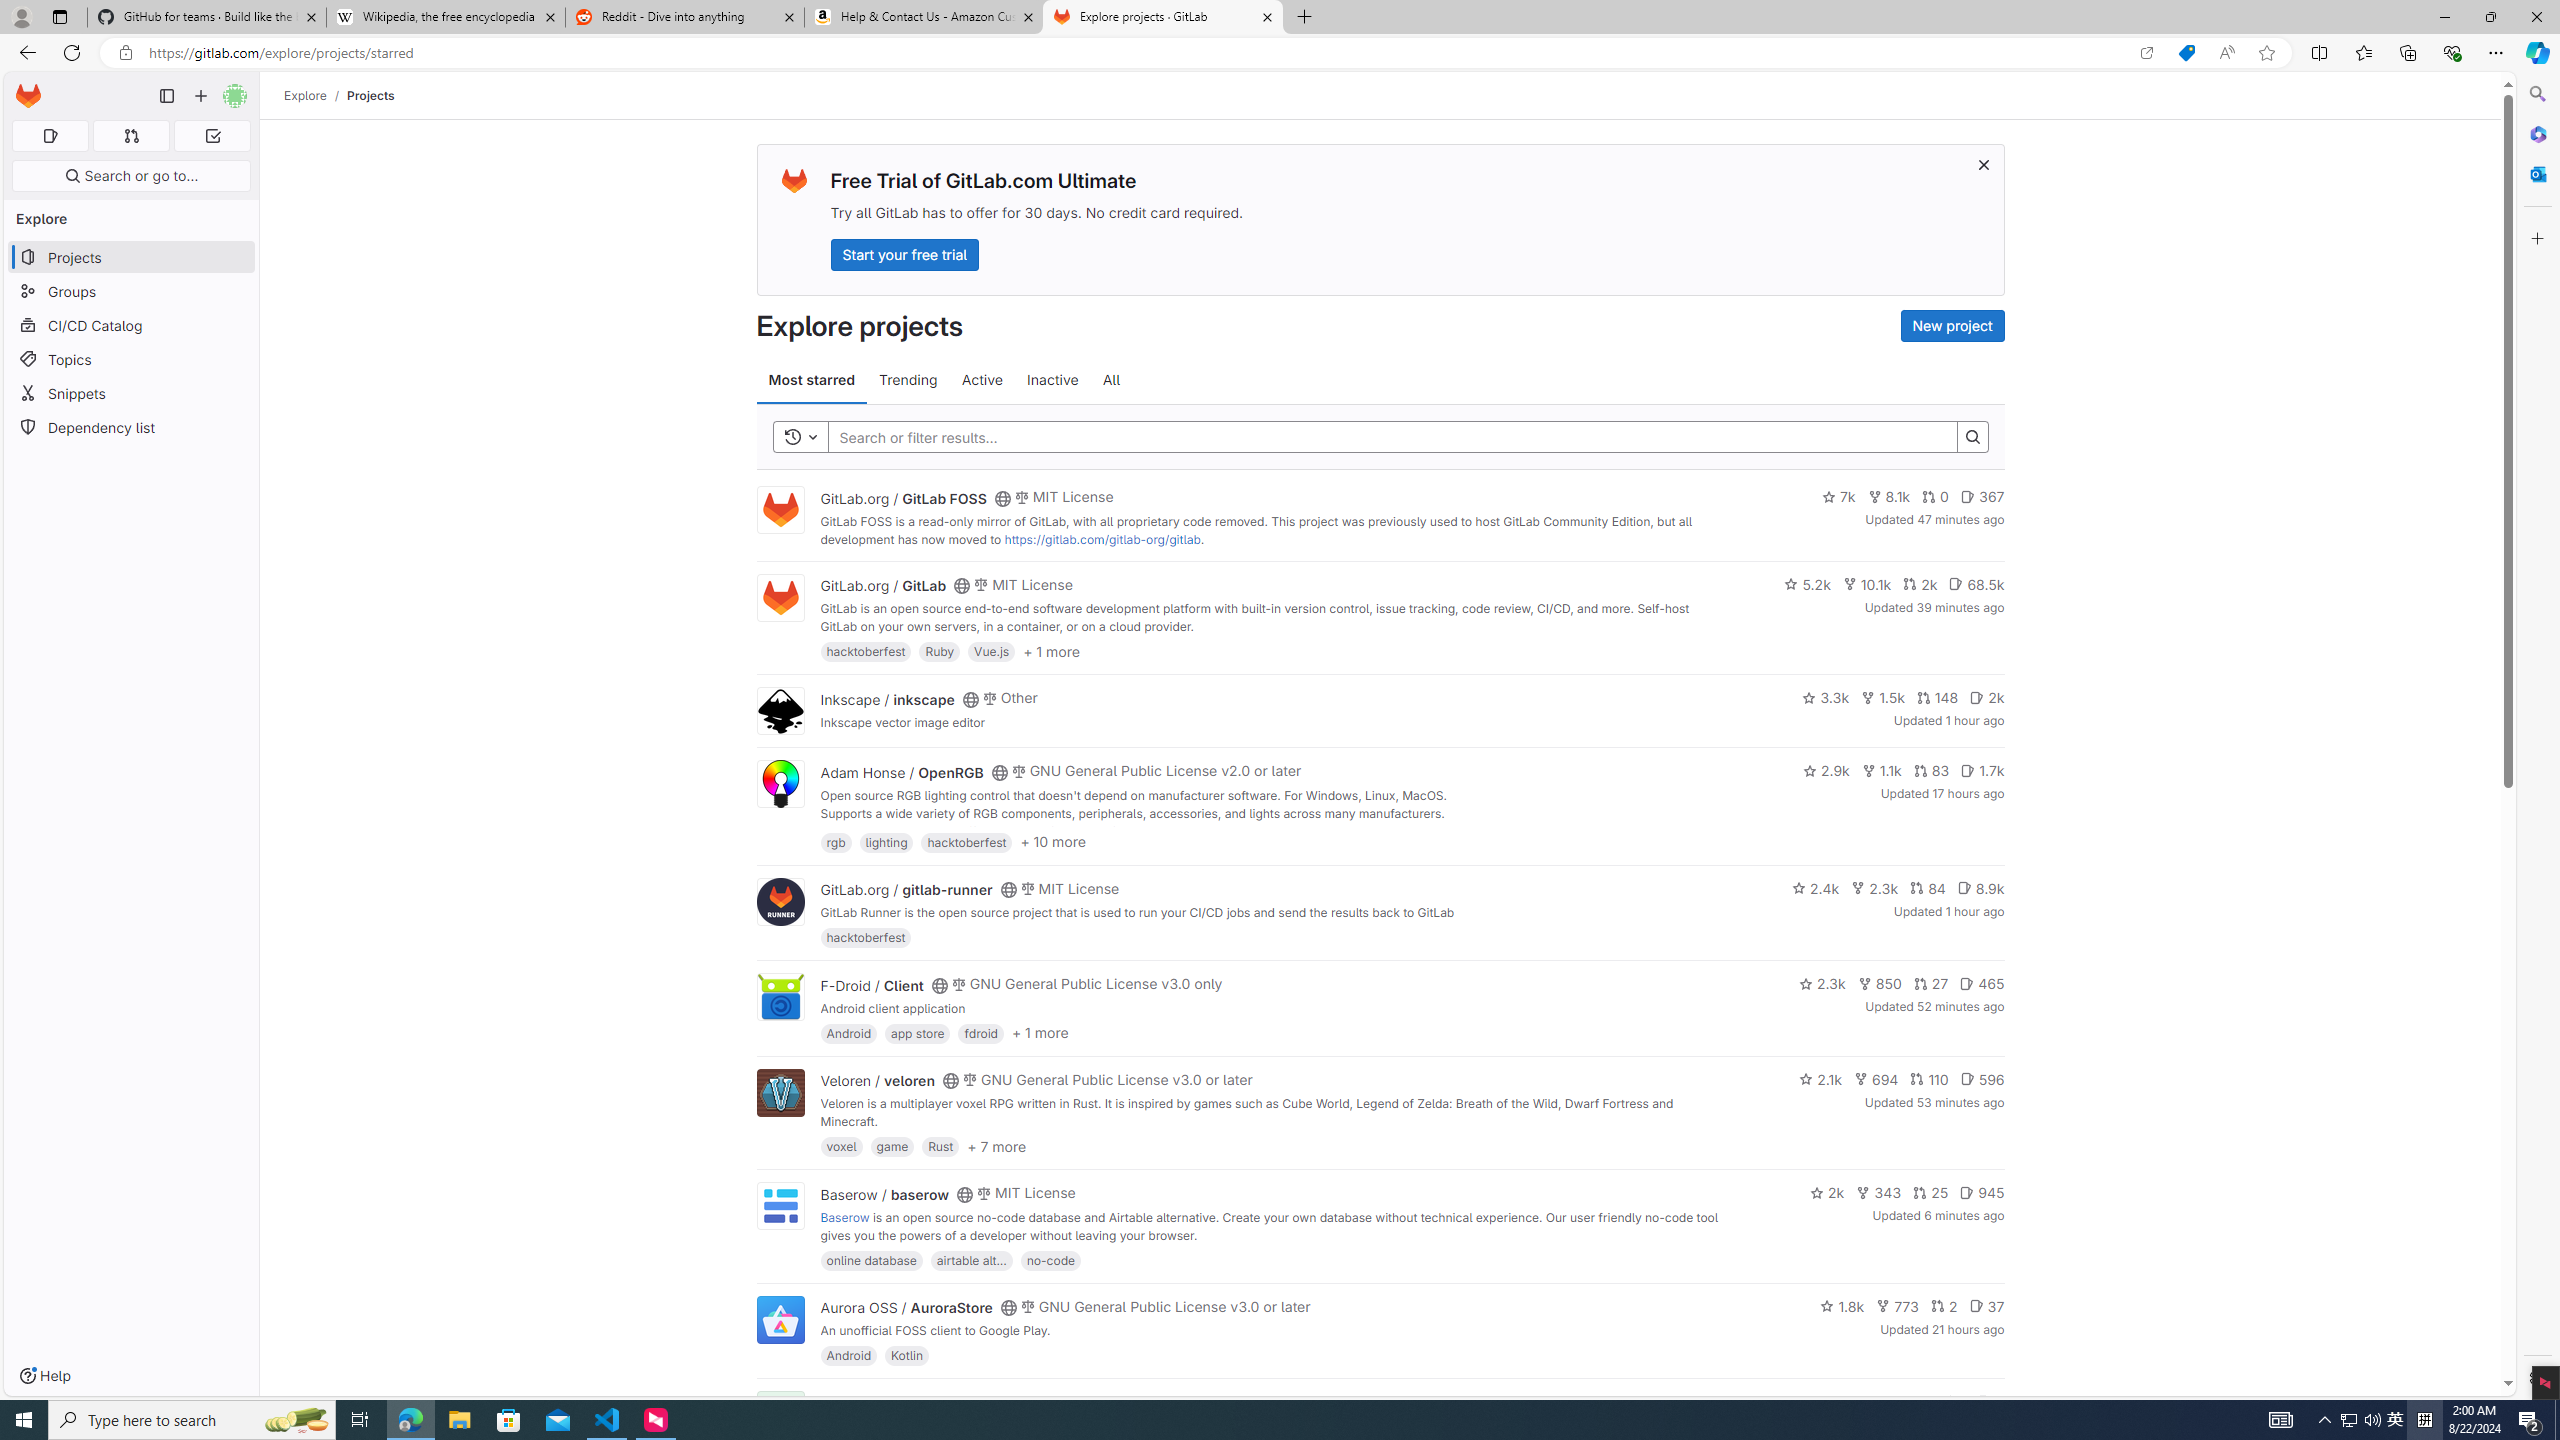 This screenshot has height=1440, width=2560. Describe the element at coordinates (1981, 1079) in the screenshot. I see `'596'` at that location.